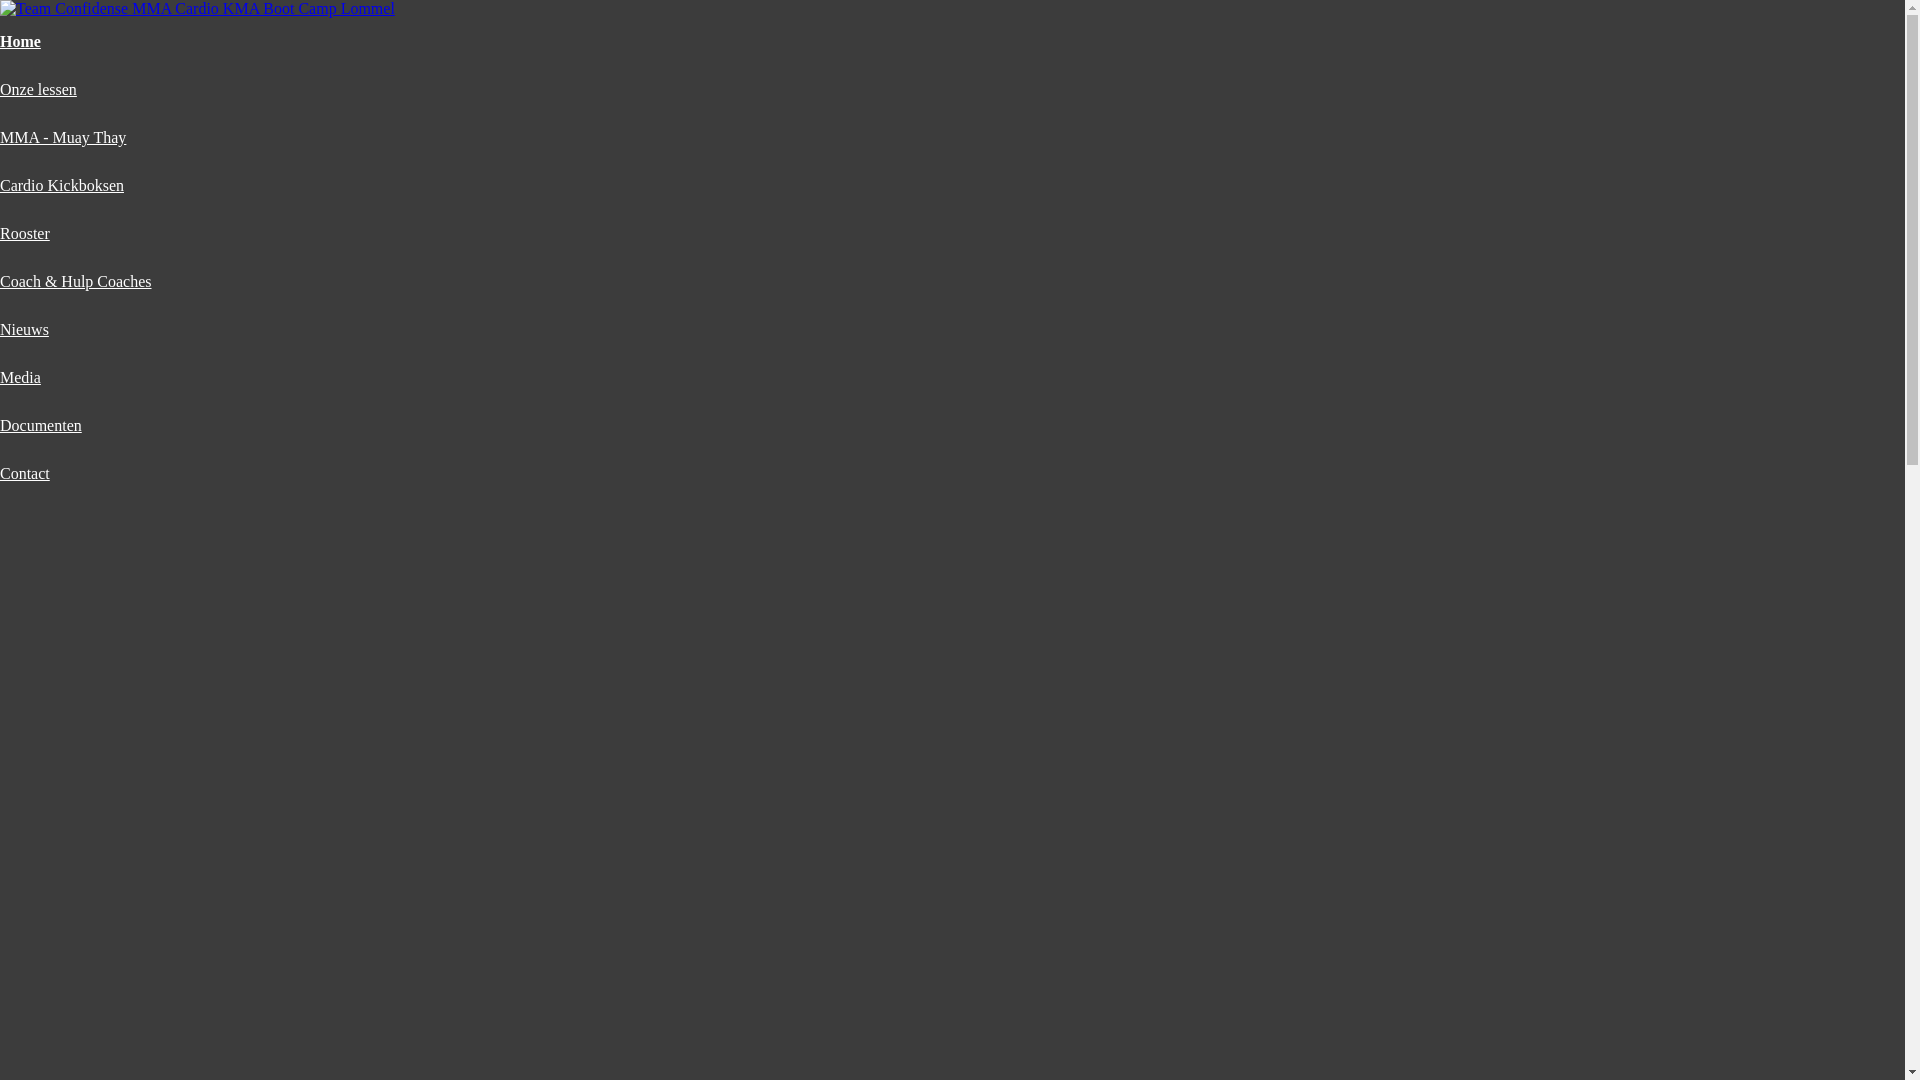 This screenshot has width=1920, height=1080. I want to click on 'Home', so click(20, 41).